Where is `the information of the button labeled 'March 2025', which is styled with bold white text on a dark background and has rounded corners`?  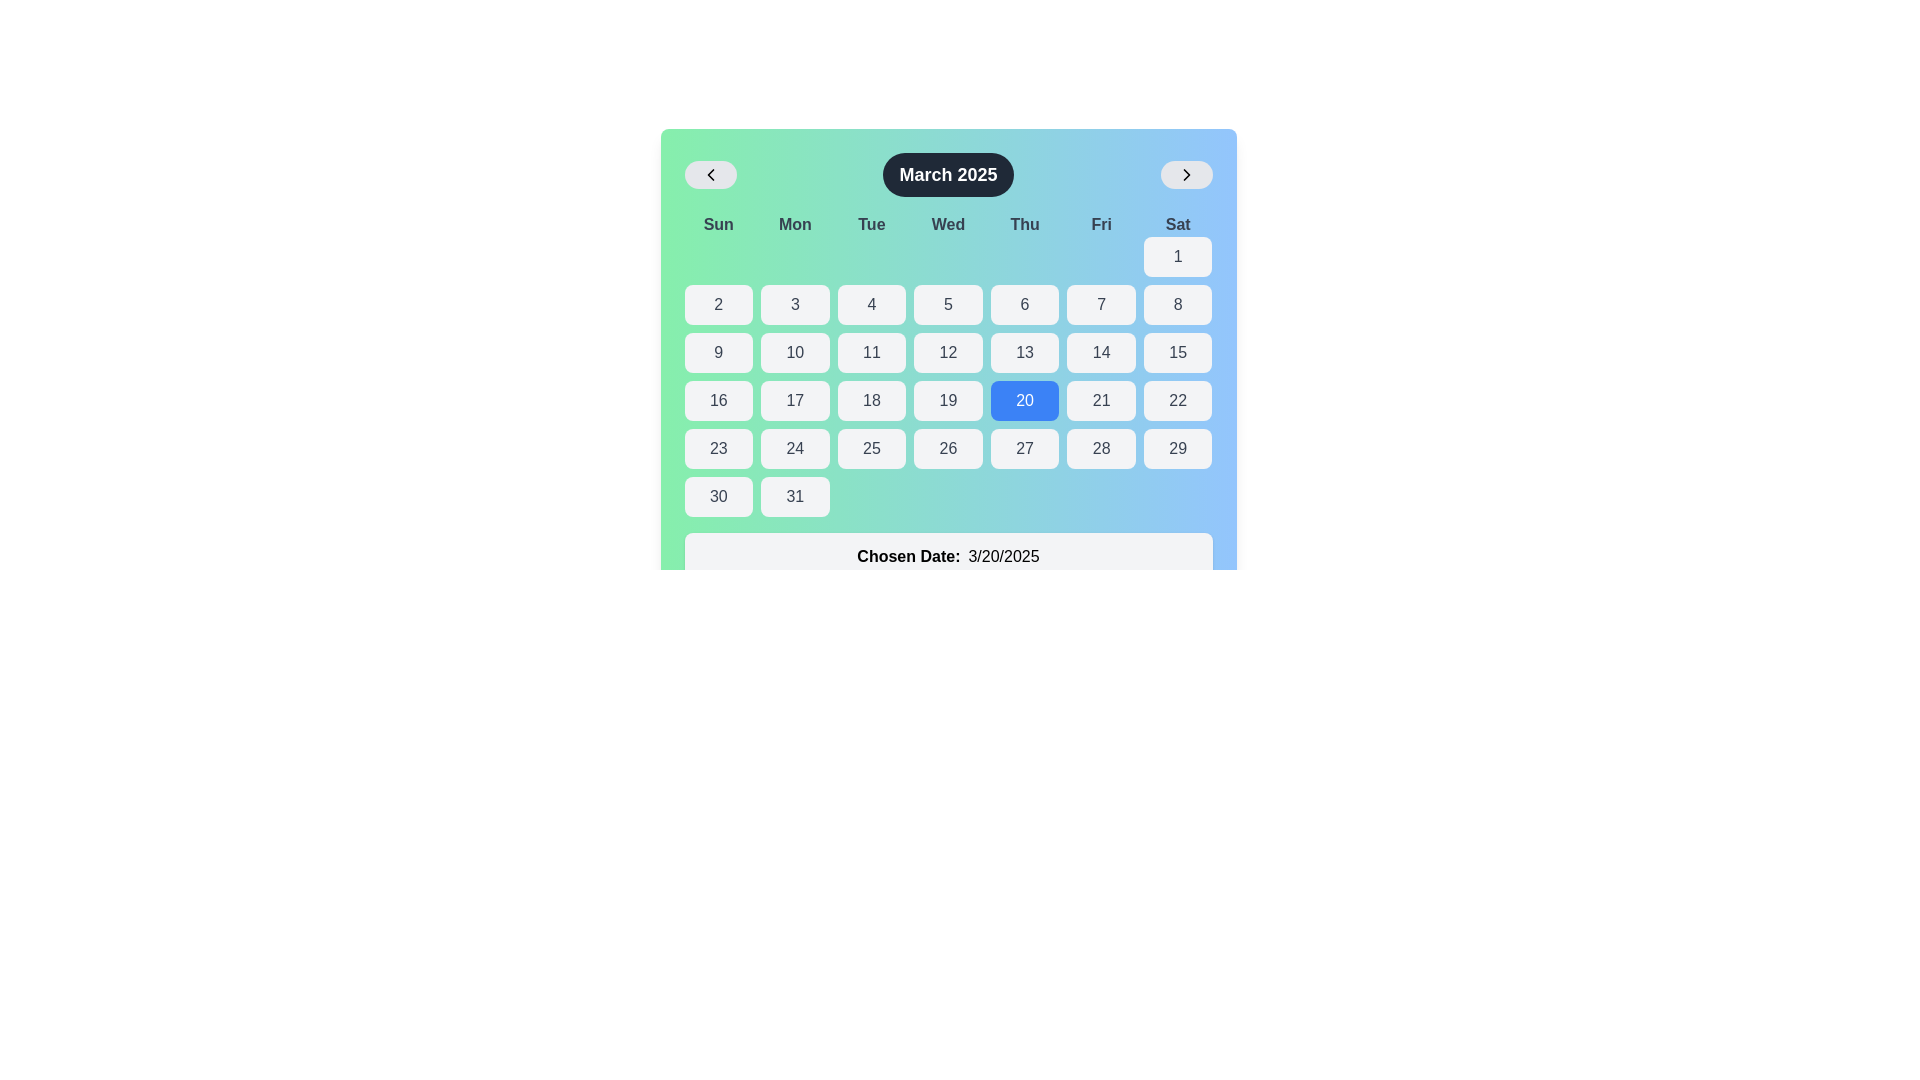 the information of the button labeled 'March 2025', which is styled with bold white text on a dark background and has rounded corners is located at coordinates (947, 173).